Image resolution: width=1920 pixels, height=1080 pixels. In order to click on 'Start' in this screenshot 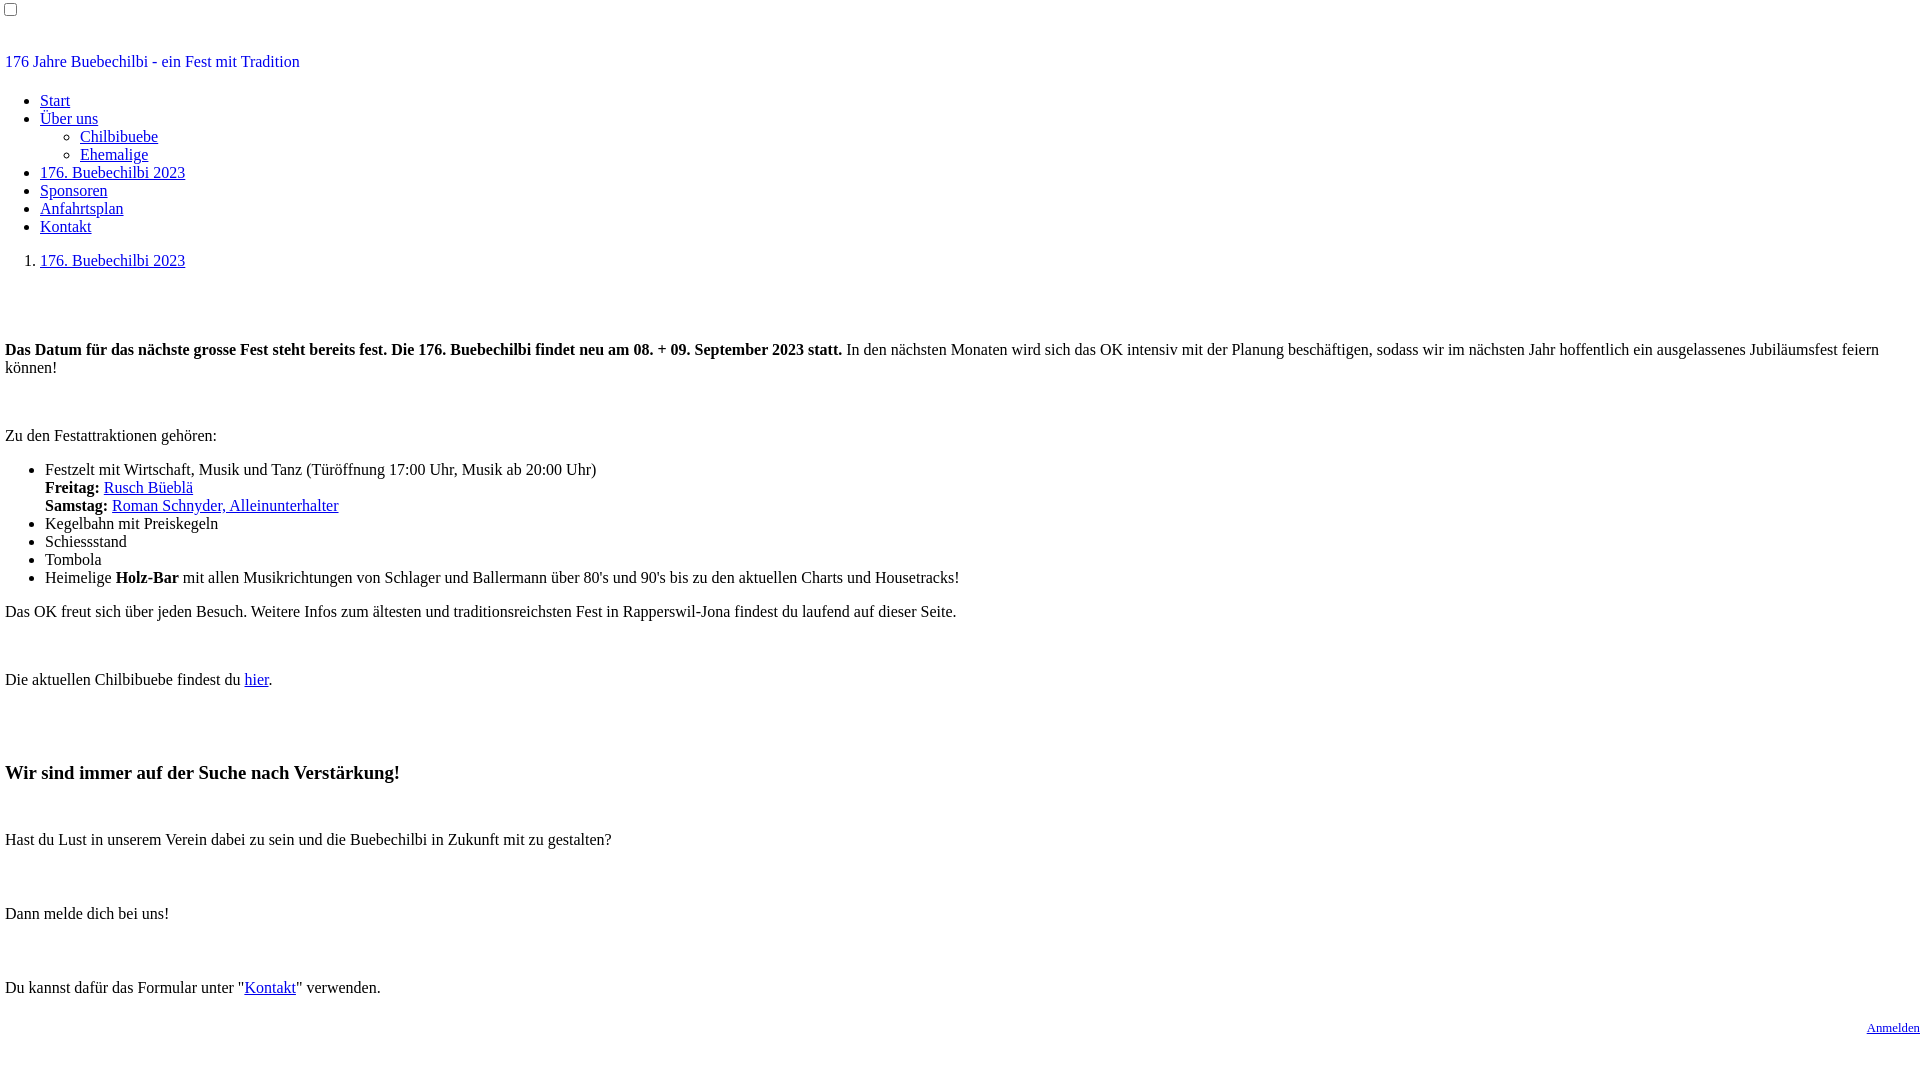, I will do `click(54, 100)`.